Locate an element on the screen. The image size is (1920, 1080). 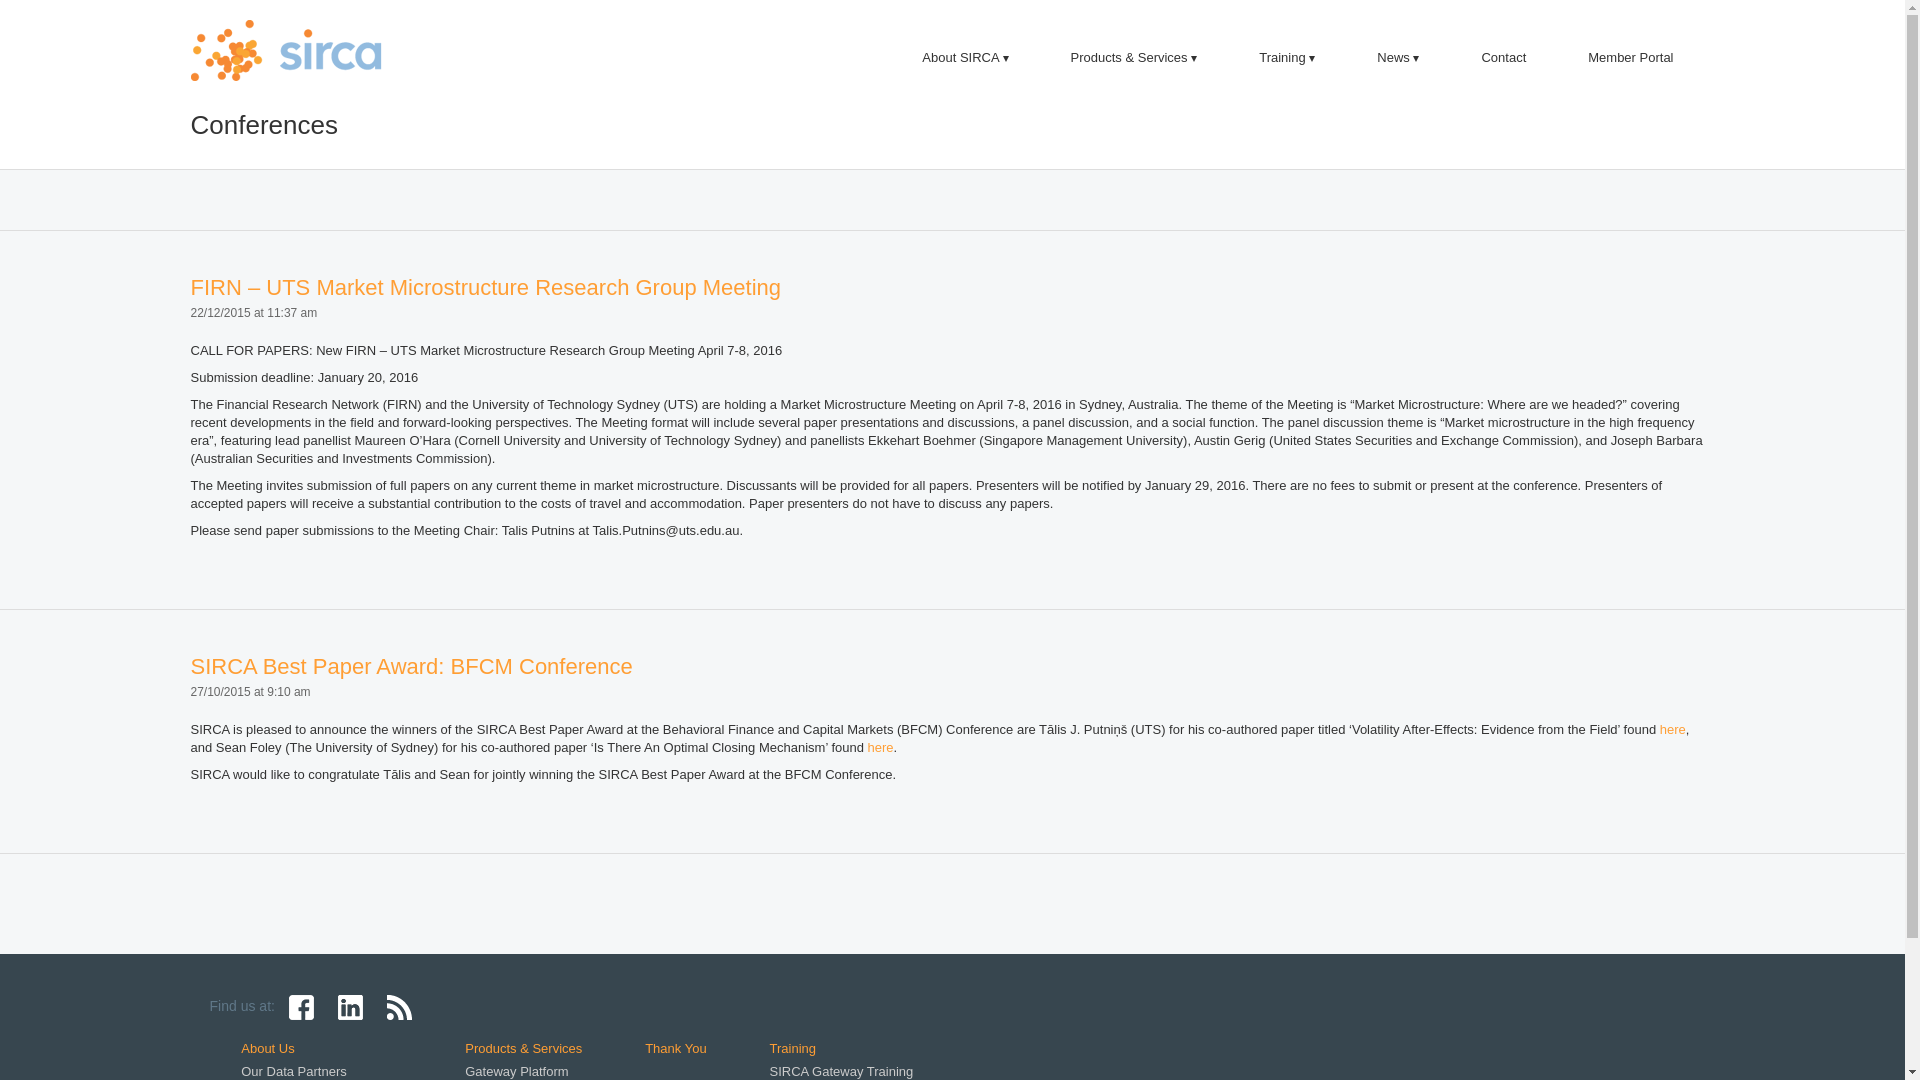
'News' is located at coordinates (1396, 56).